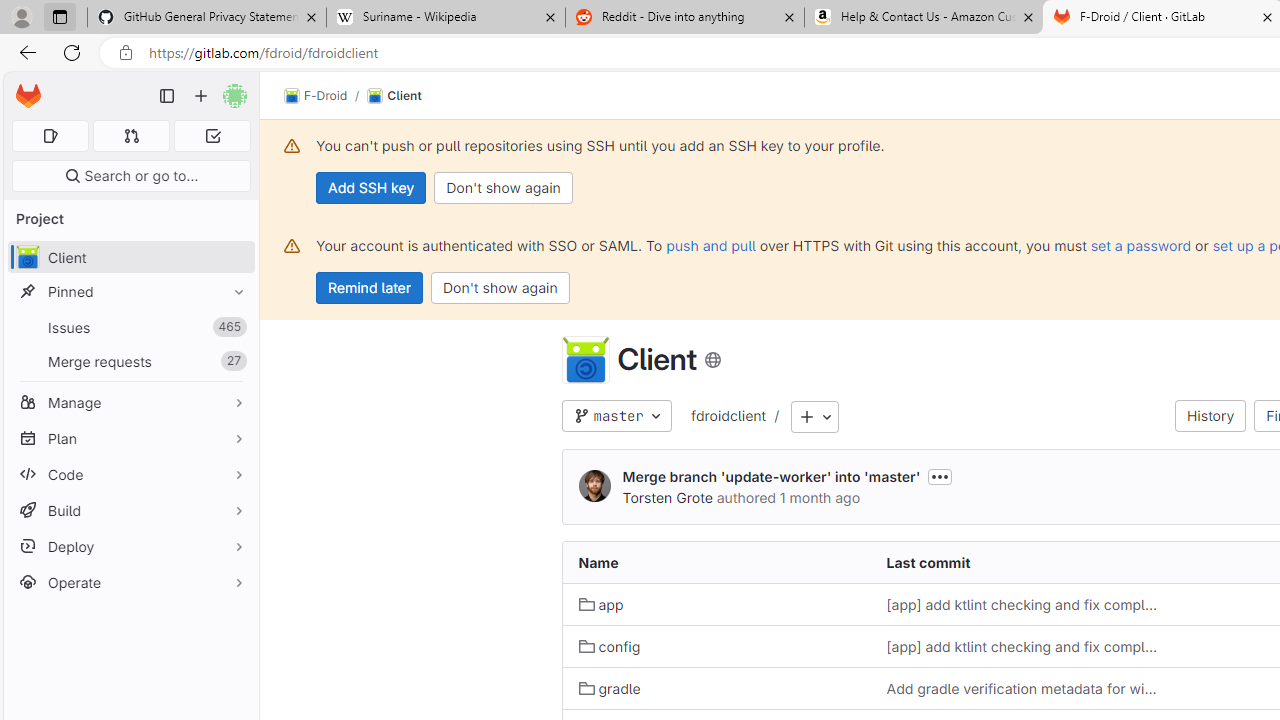 This screenshot has height=720, width=1280. I want to click on 'Homepage', so click(28, 96).